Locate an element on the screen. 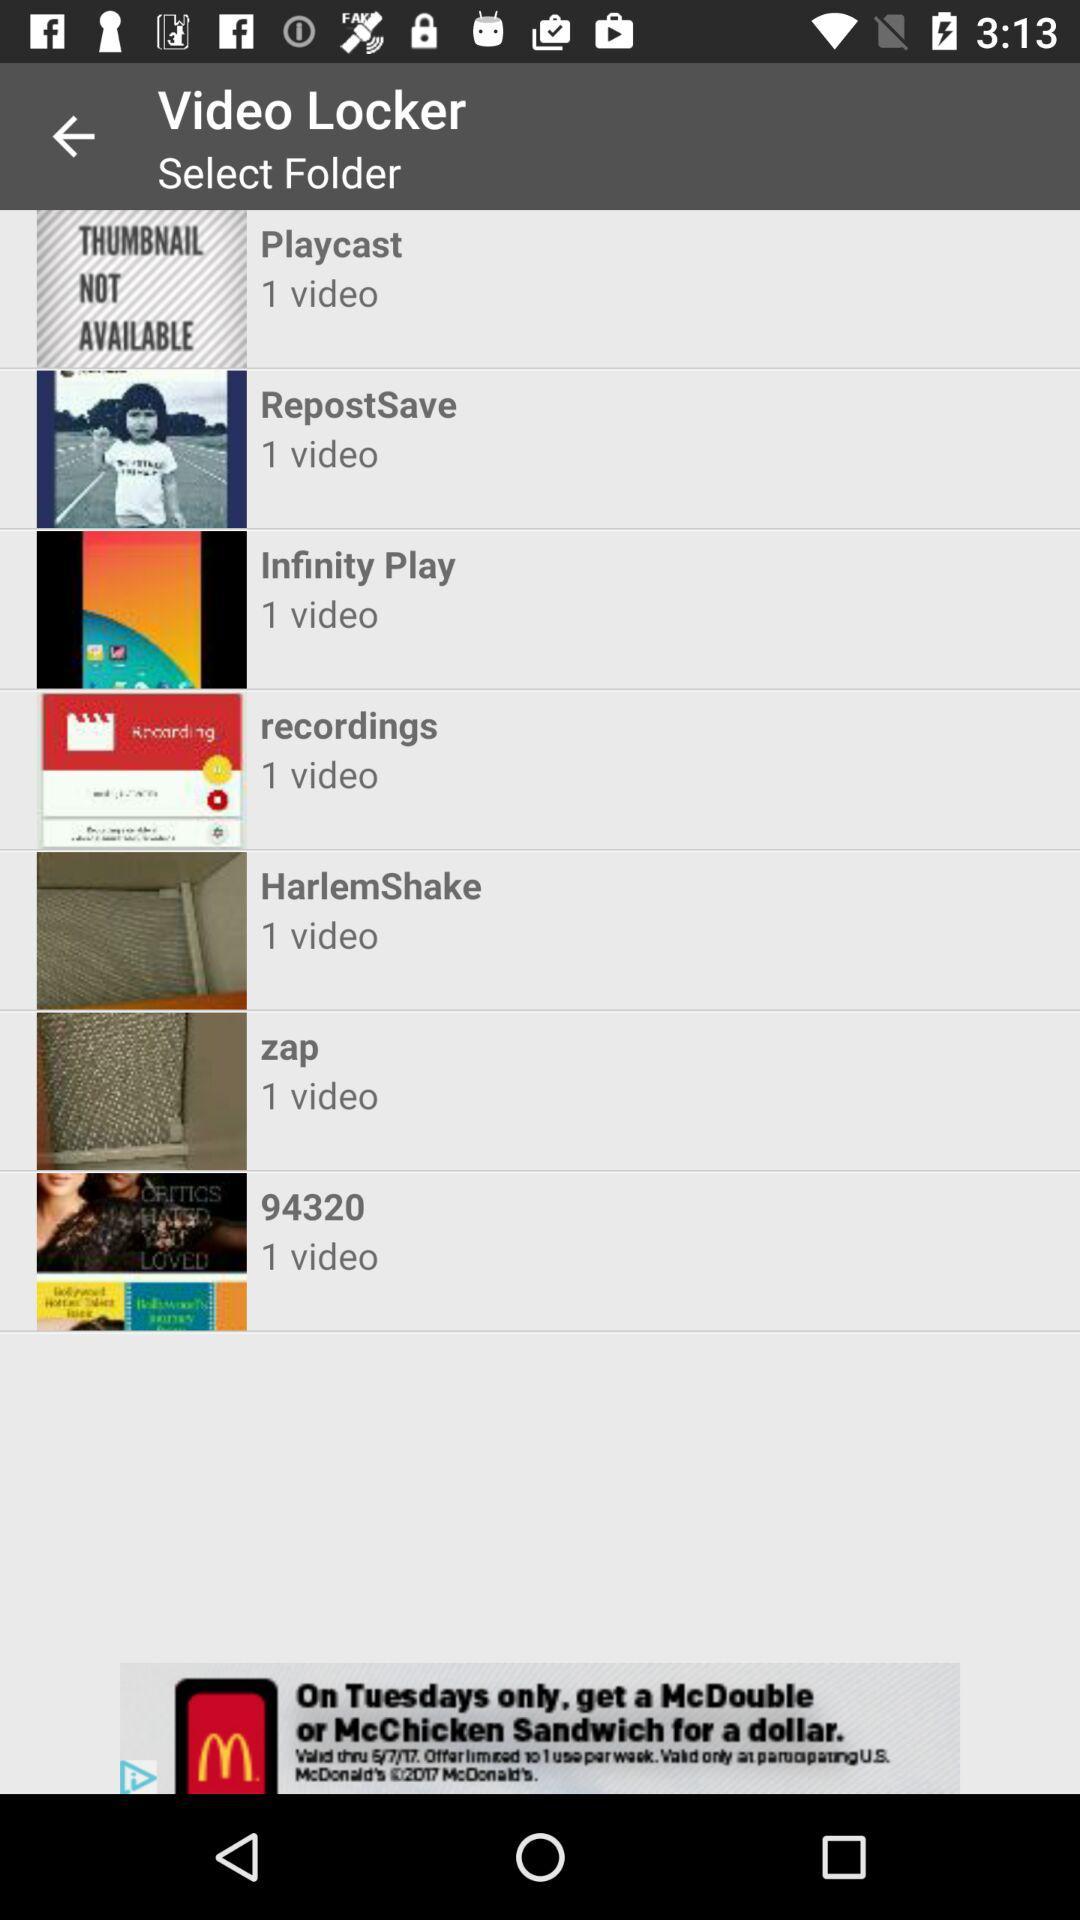 This screenshot has height=1920, width=1080. playcast is located at coordinates (521, 242).